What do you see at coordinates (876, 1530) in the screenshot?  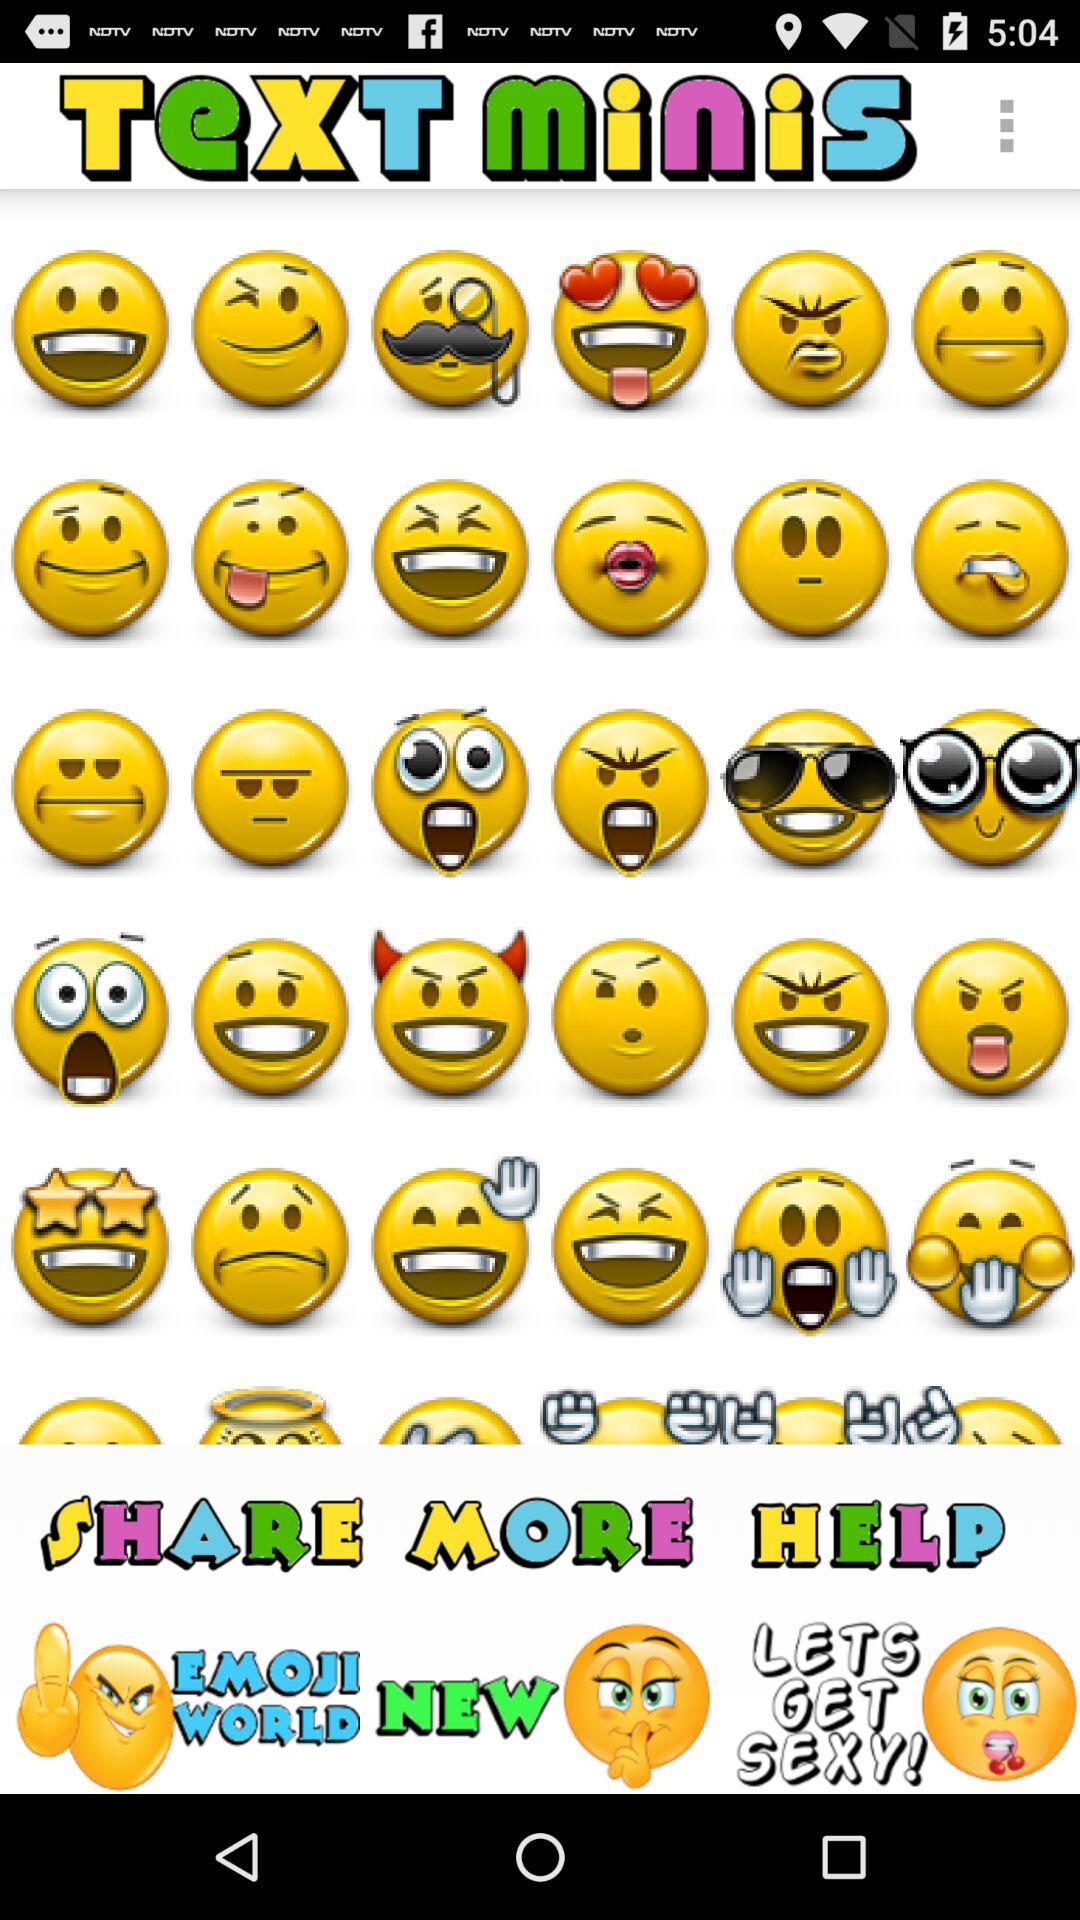 I see `help icon` at bounding box center [876, 1530].